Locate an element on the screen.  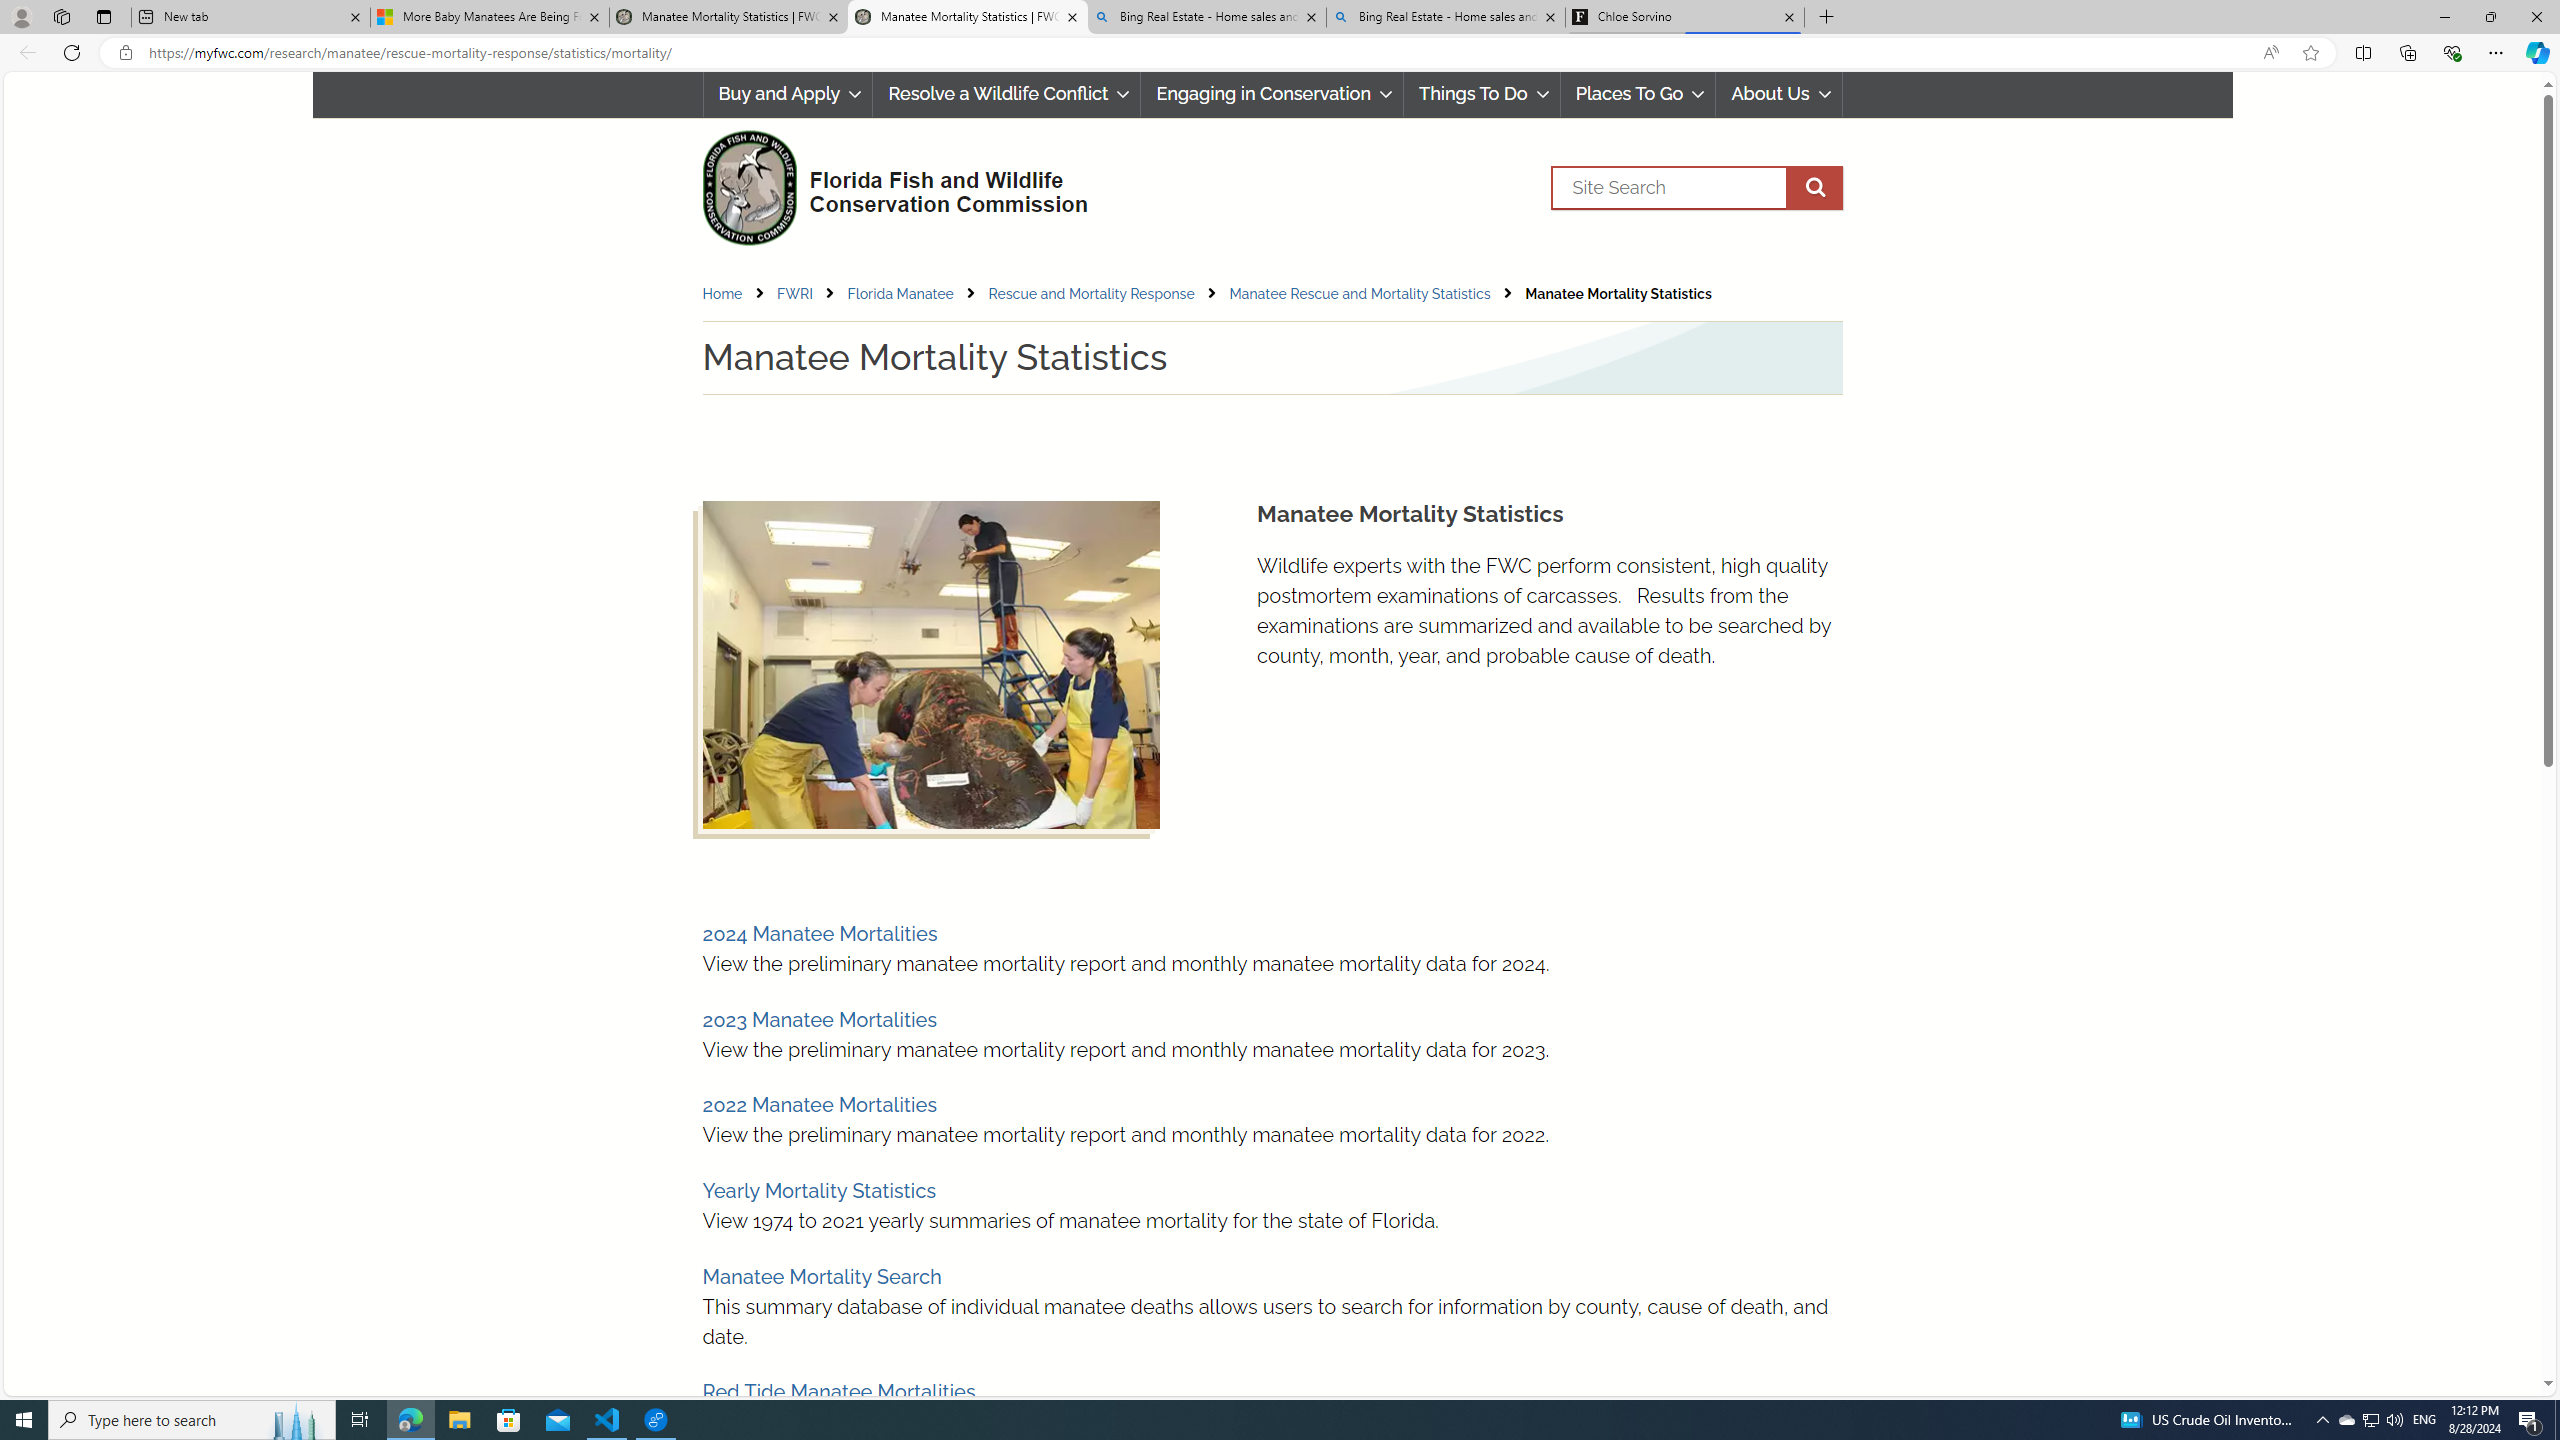
'Manatee Mortality Search' is located at coordinates (820, 1275).